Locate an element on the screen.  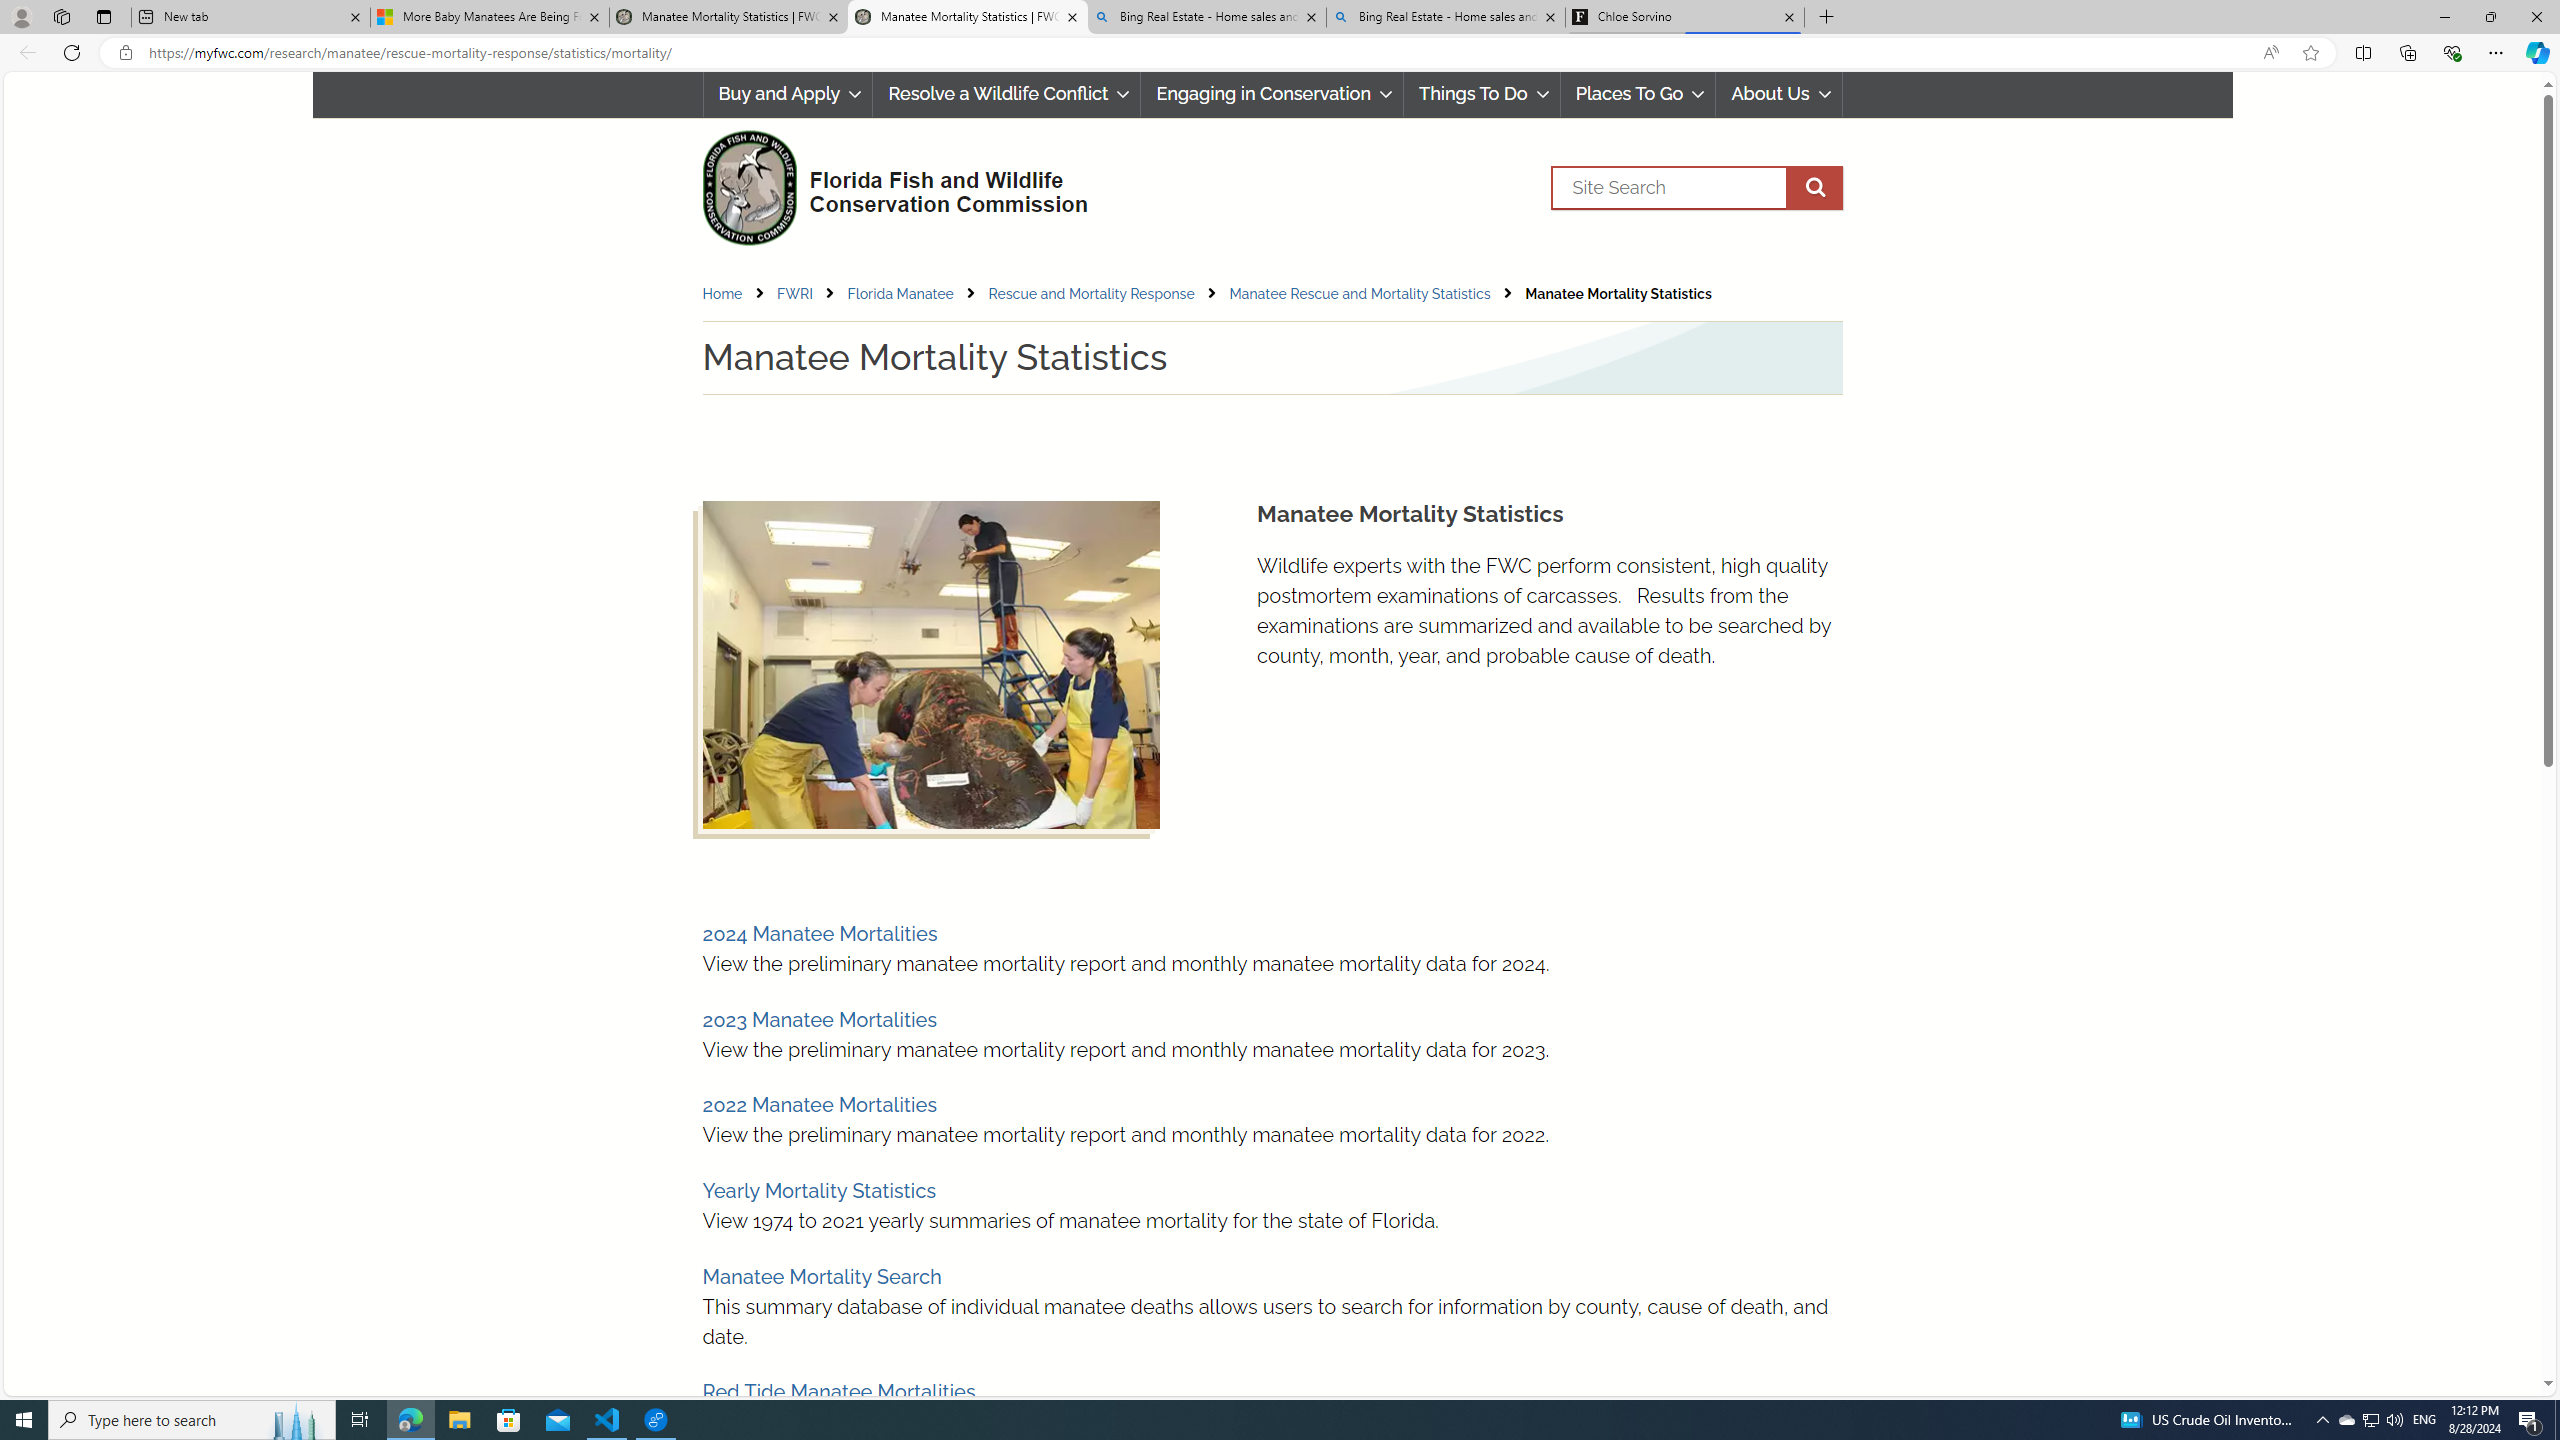
'Manatee Mortality Search' is located at coordinates (820, 1275).